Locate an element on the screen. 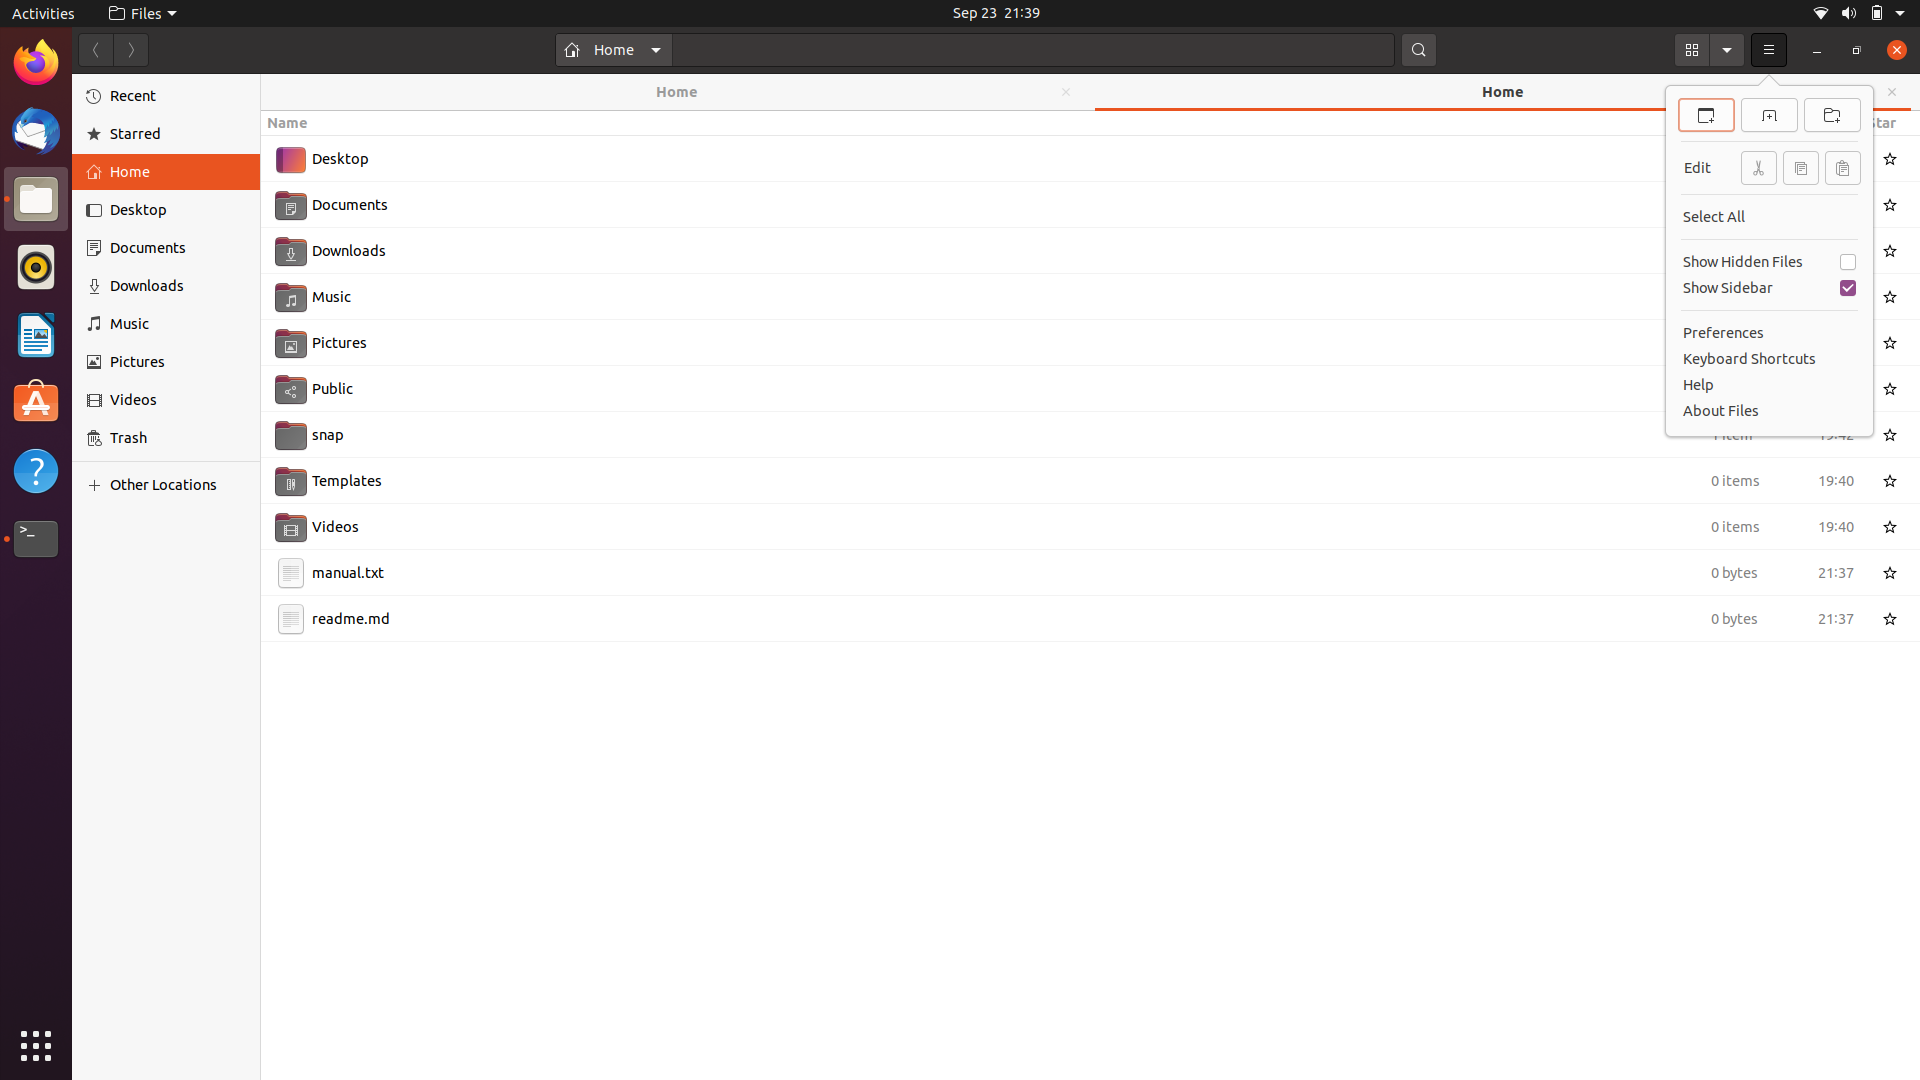 The image size is (1920, 1080). the filename from readme.md to README.md by utilizing mouse and keyboard is located at coordinates (1068, 616).